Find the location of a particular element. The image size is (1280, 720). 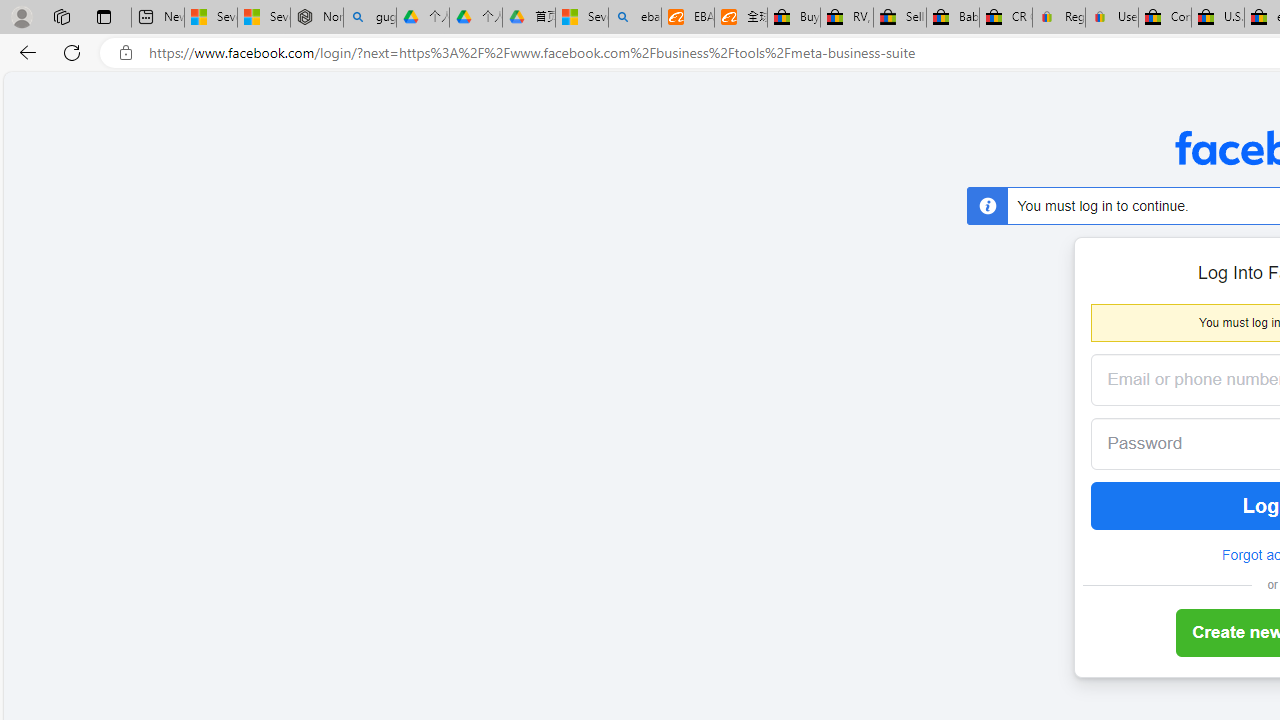

'Register: Create a personal eBay account' is located at coordinates (1058, 17).